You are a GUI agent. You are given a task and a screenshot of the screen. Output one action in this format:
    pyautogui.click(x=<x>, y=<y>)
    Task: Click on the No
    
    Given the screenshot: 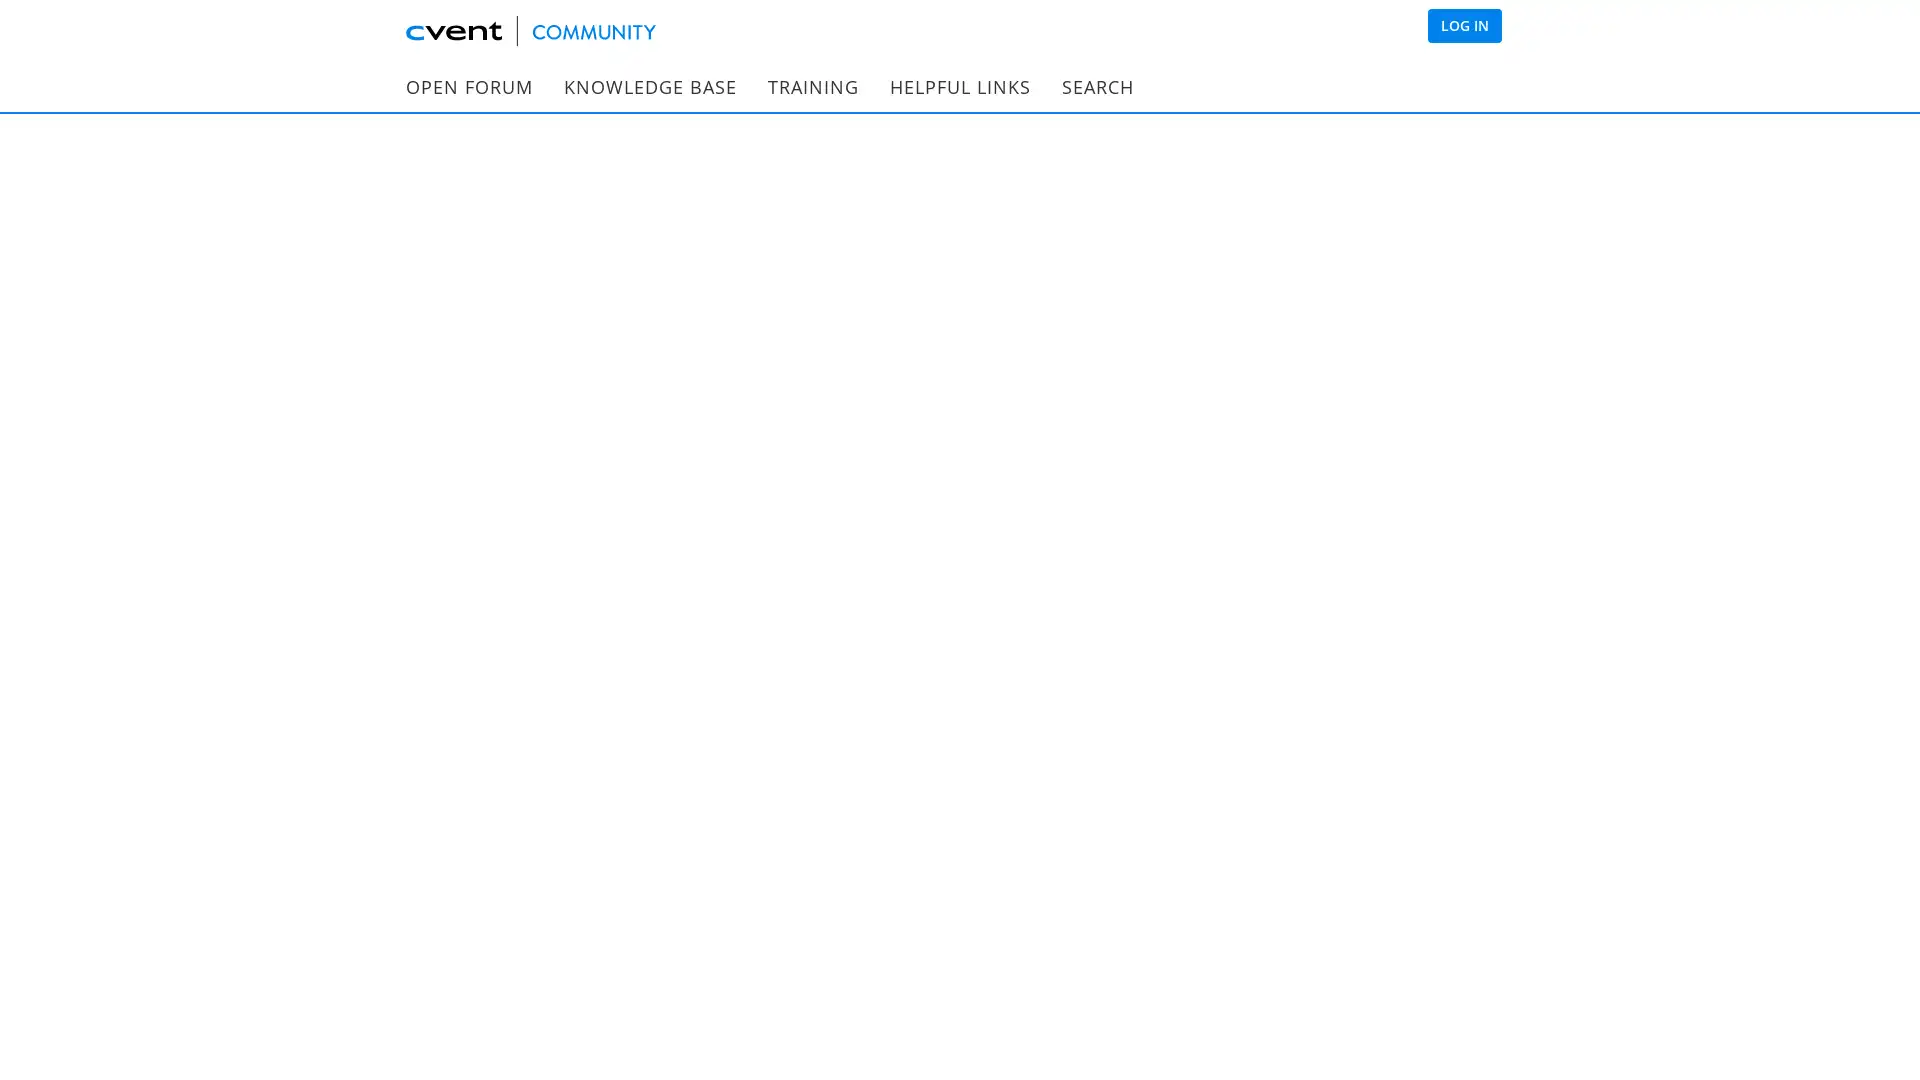 What is the action you would take?
    pyautogui.click(x=991, y=572)
    